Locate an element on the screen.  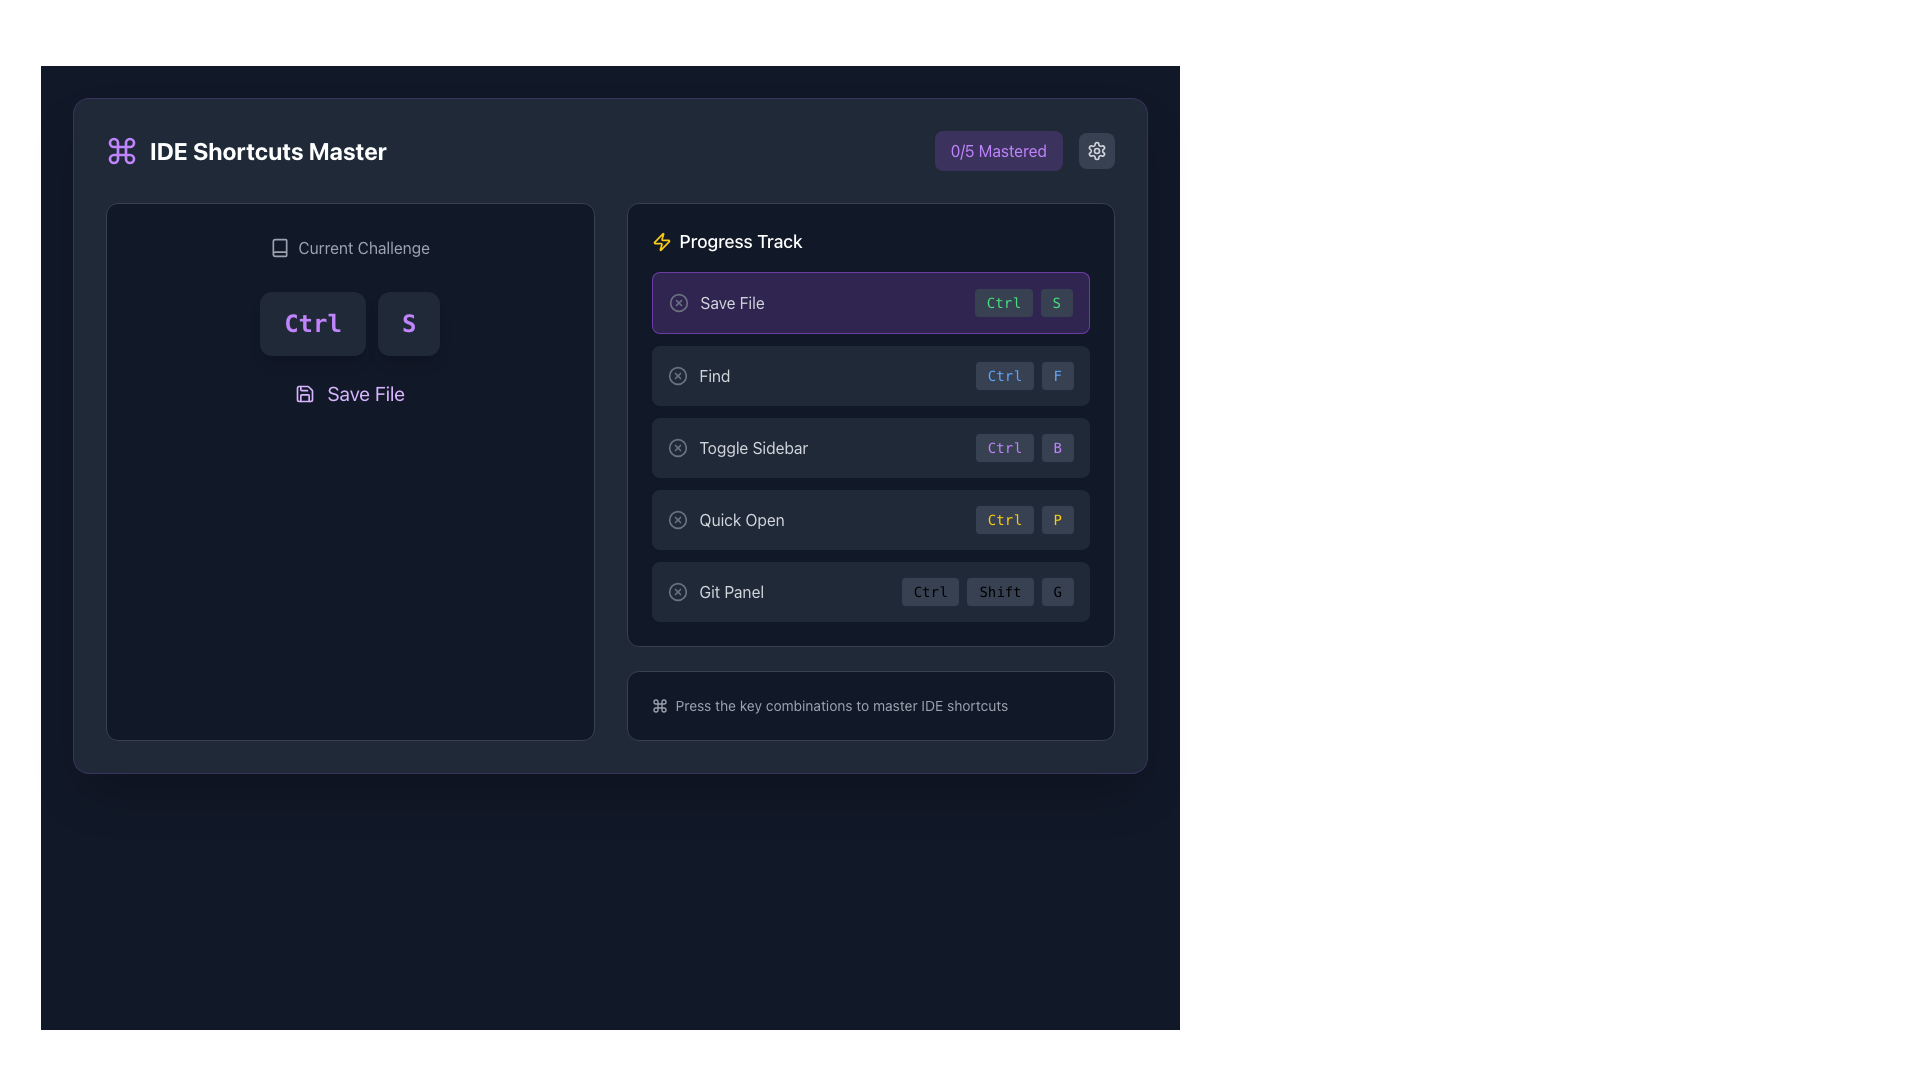
the decorative icon located at the start of the horizontal row, which serves as a visual label for the message about mastering IDE shortcuts is located at coordinates (659, 704).